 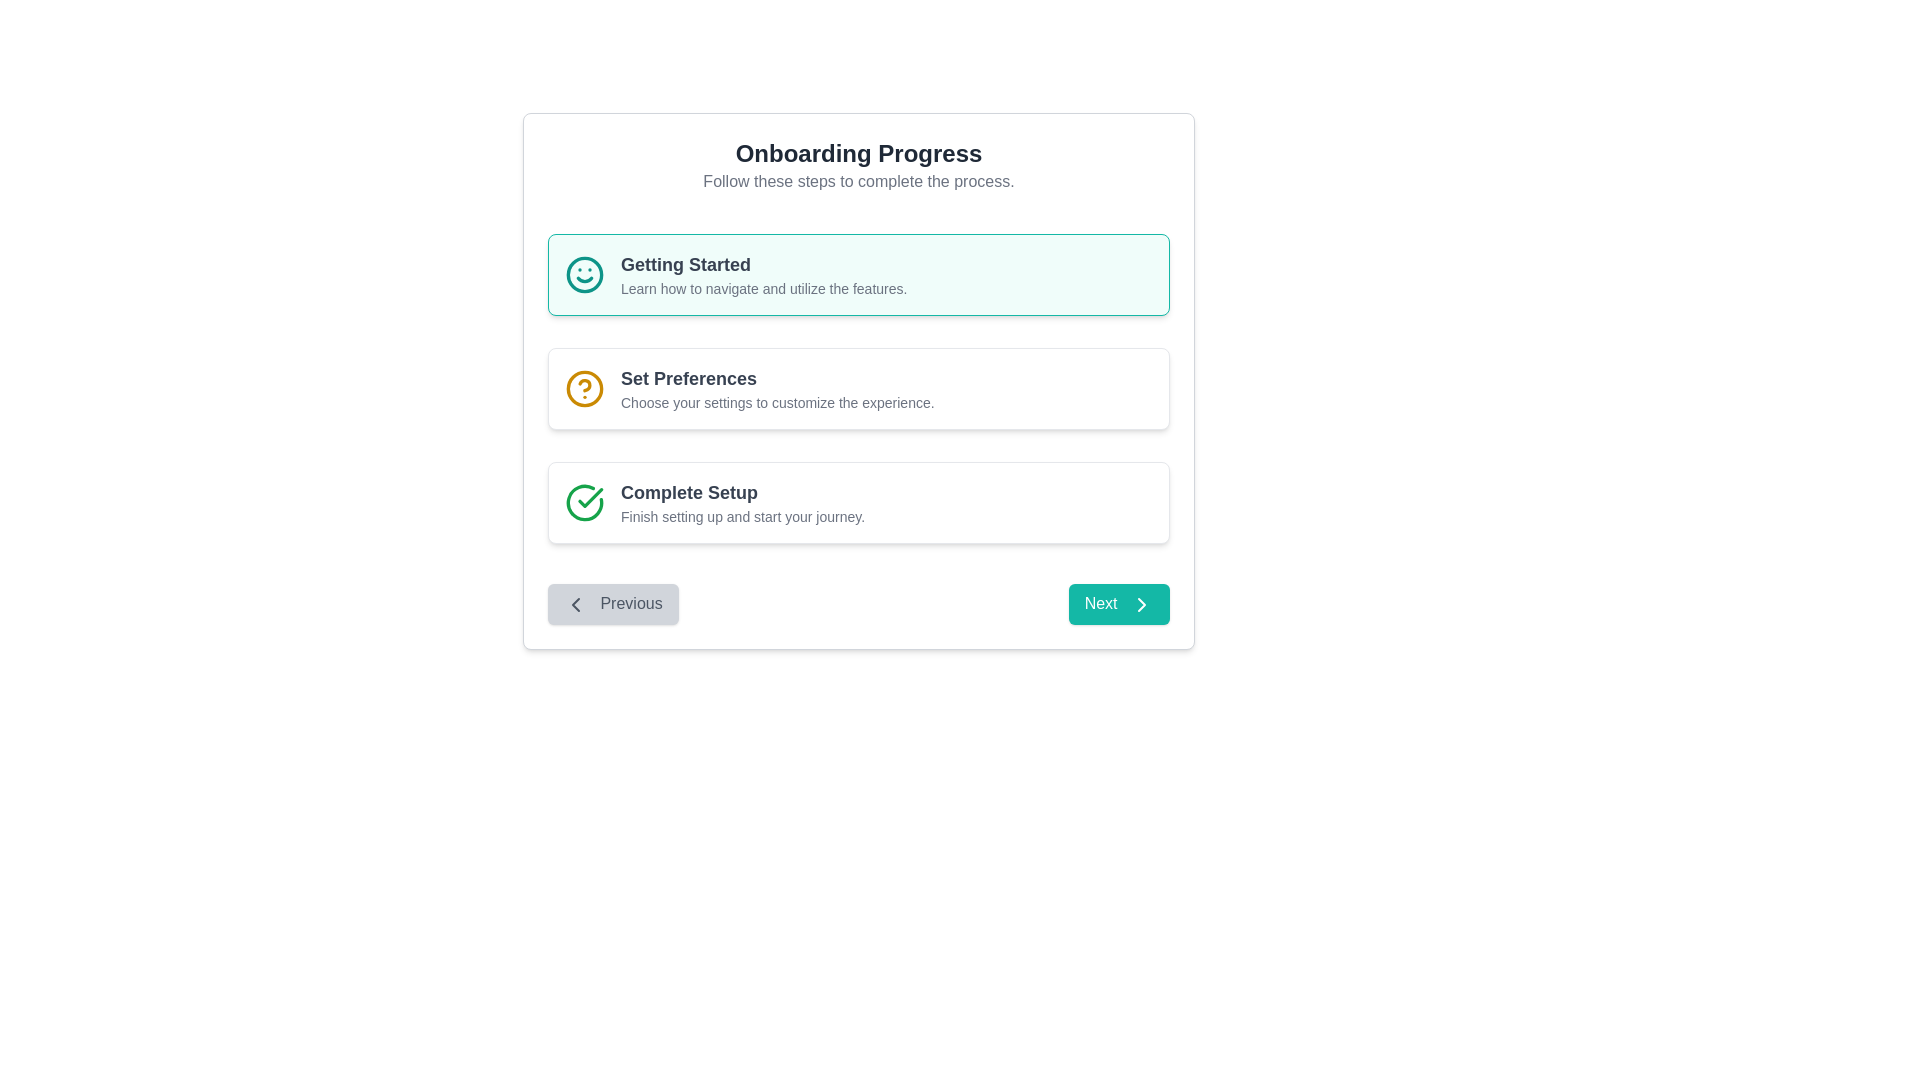 What do you see at coordinates (859, 389) in the screenshot?
I see `the 'Set Preferences' informational card section, which features a question icon in orange and text lines indicating customization options` at bounding box center [859, 389].